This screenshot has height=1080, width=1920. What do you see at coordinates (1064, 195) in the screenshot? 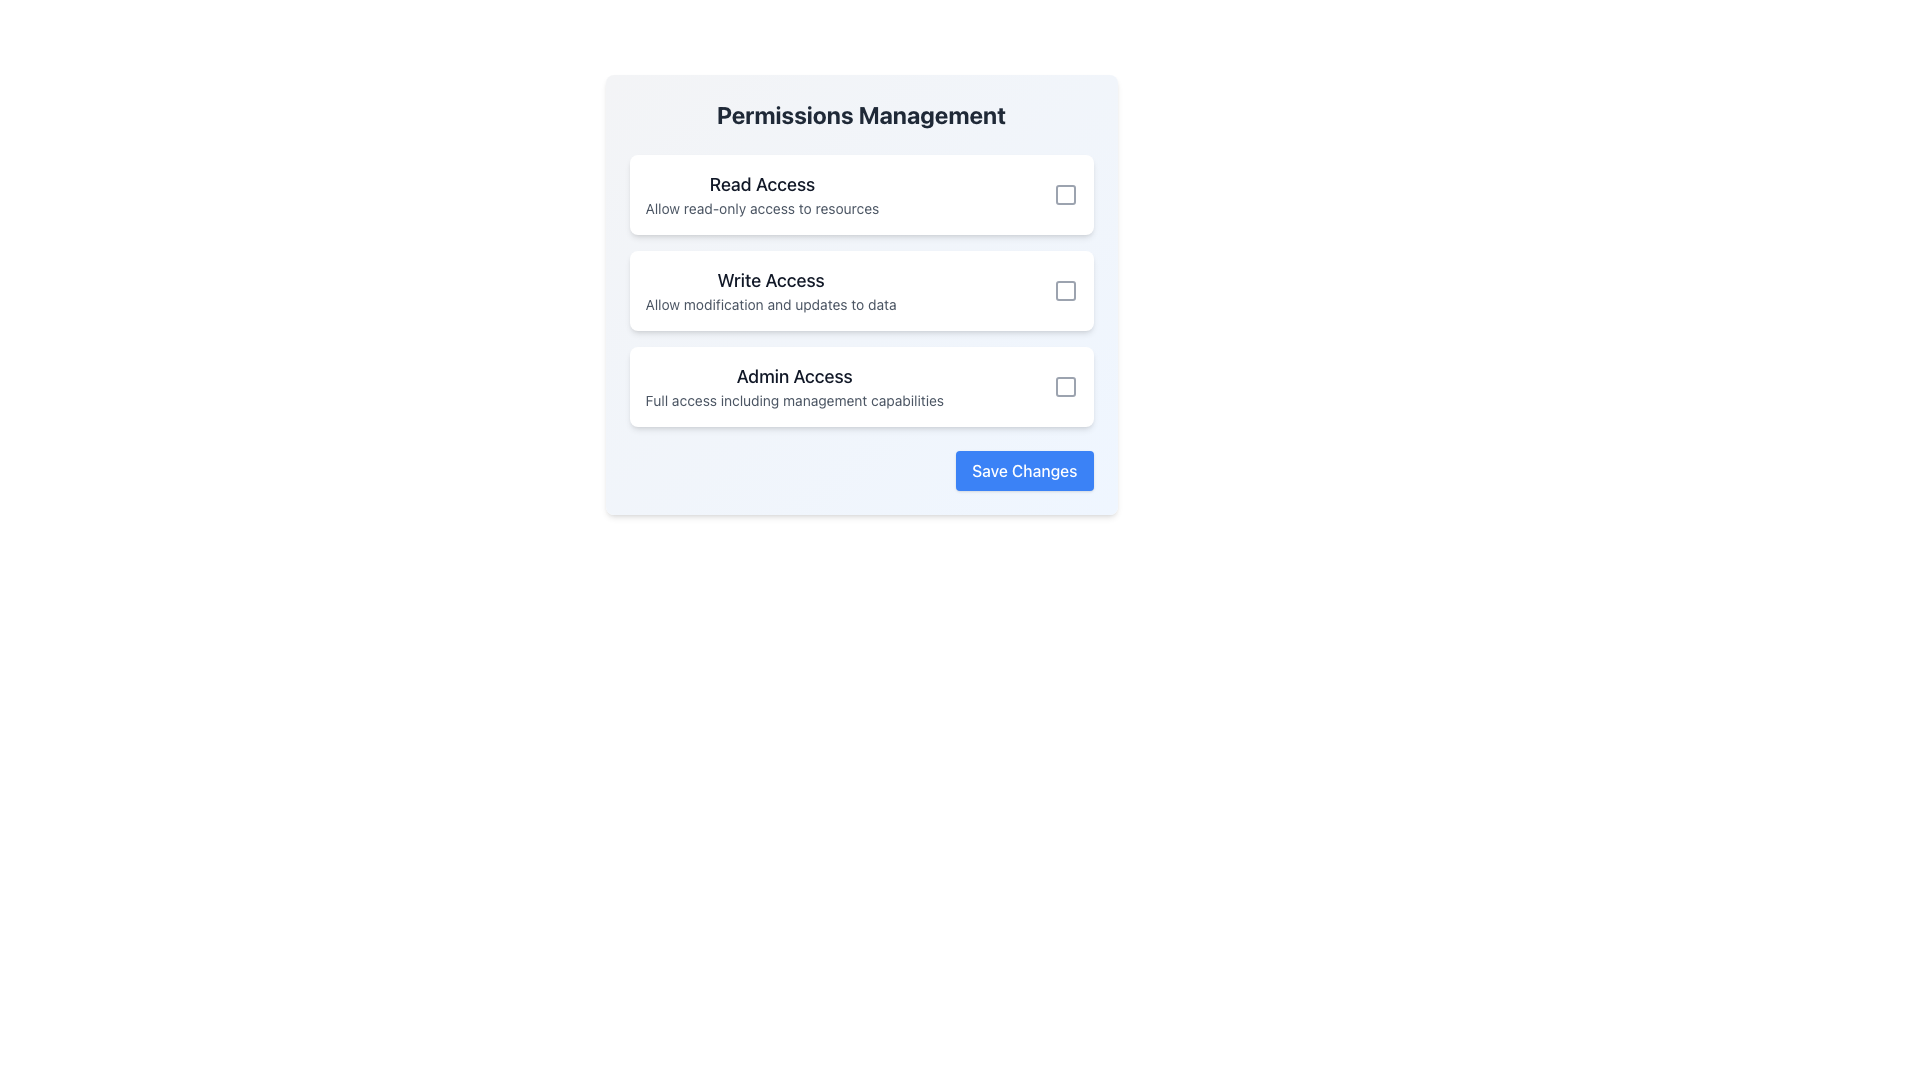
I see `the Checkbox Indicator located in the 'Read Access' section` at bounding box center [1064, 195].